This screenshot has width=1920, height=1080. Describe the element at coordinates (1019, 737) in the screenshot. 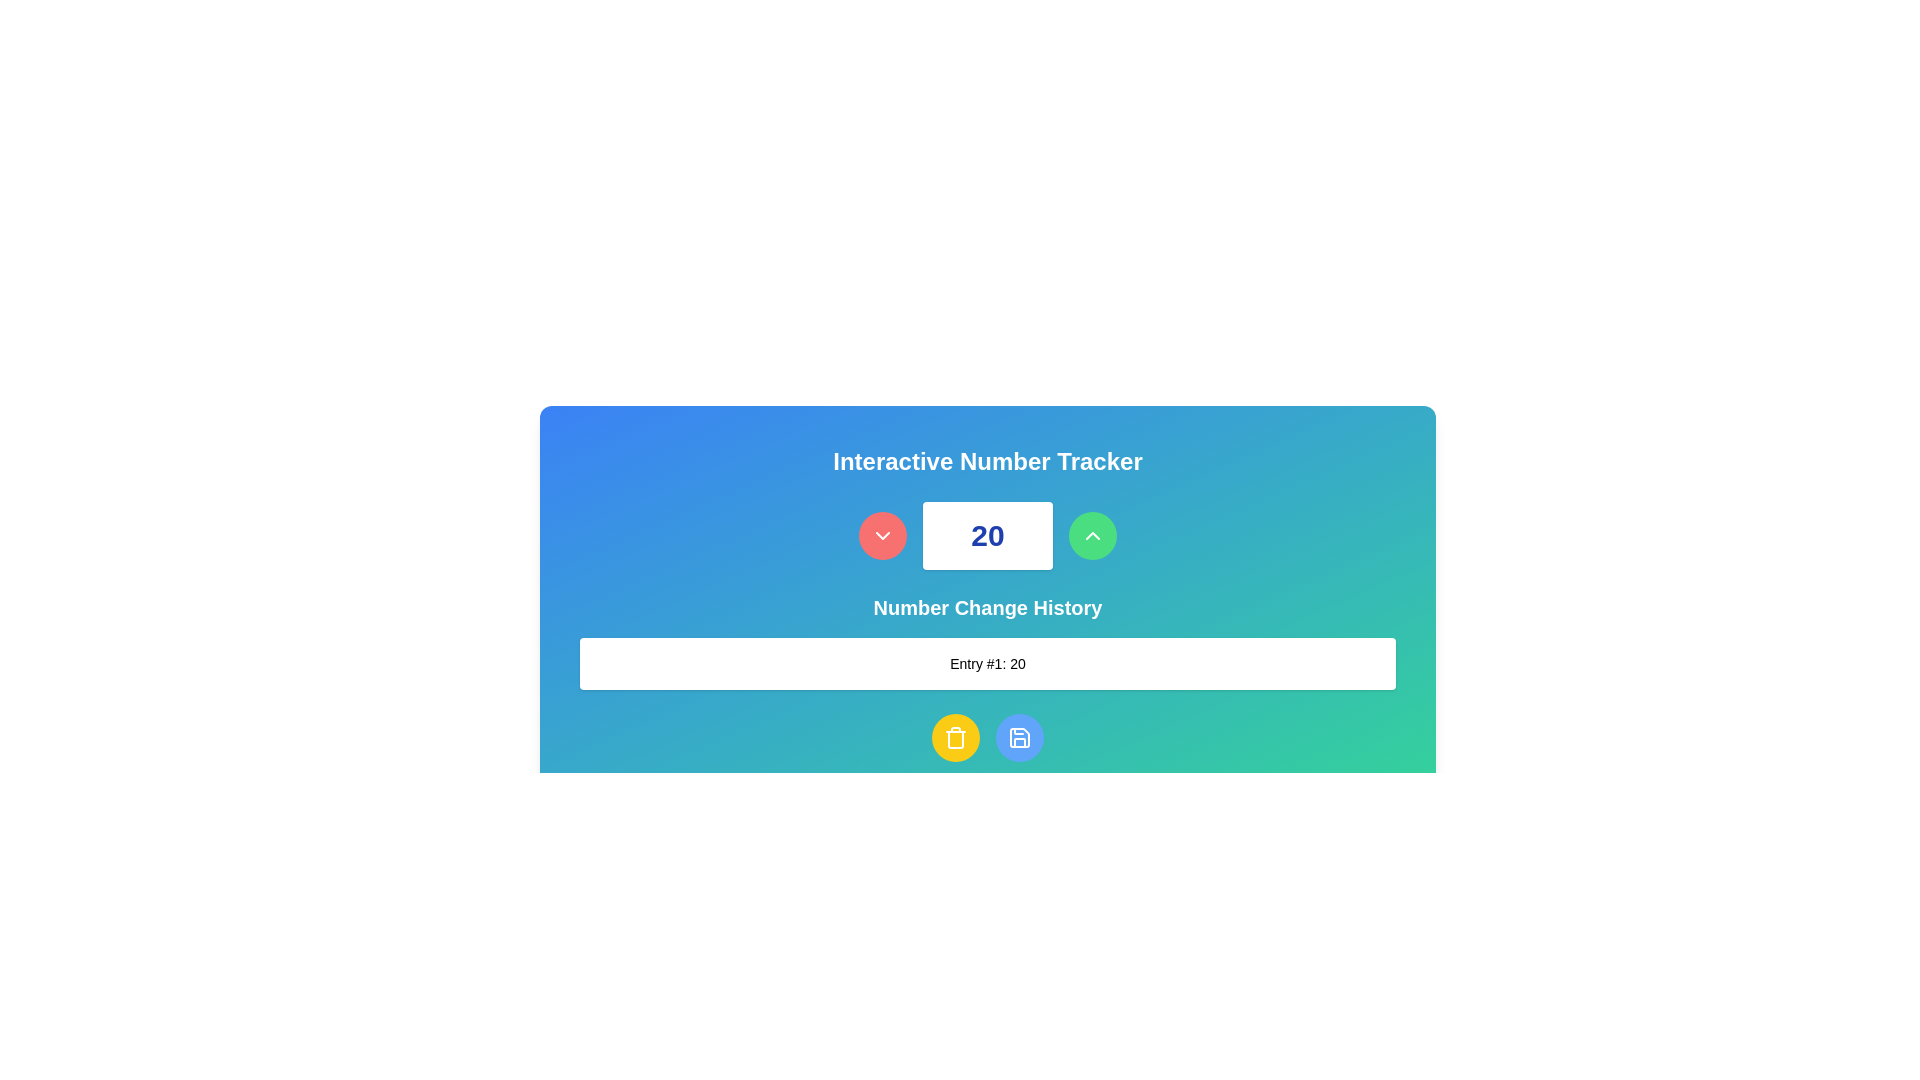

I see `the save icon located within the circular blue button at the bottom center of the interface` at that location.